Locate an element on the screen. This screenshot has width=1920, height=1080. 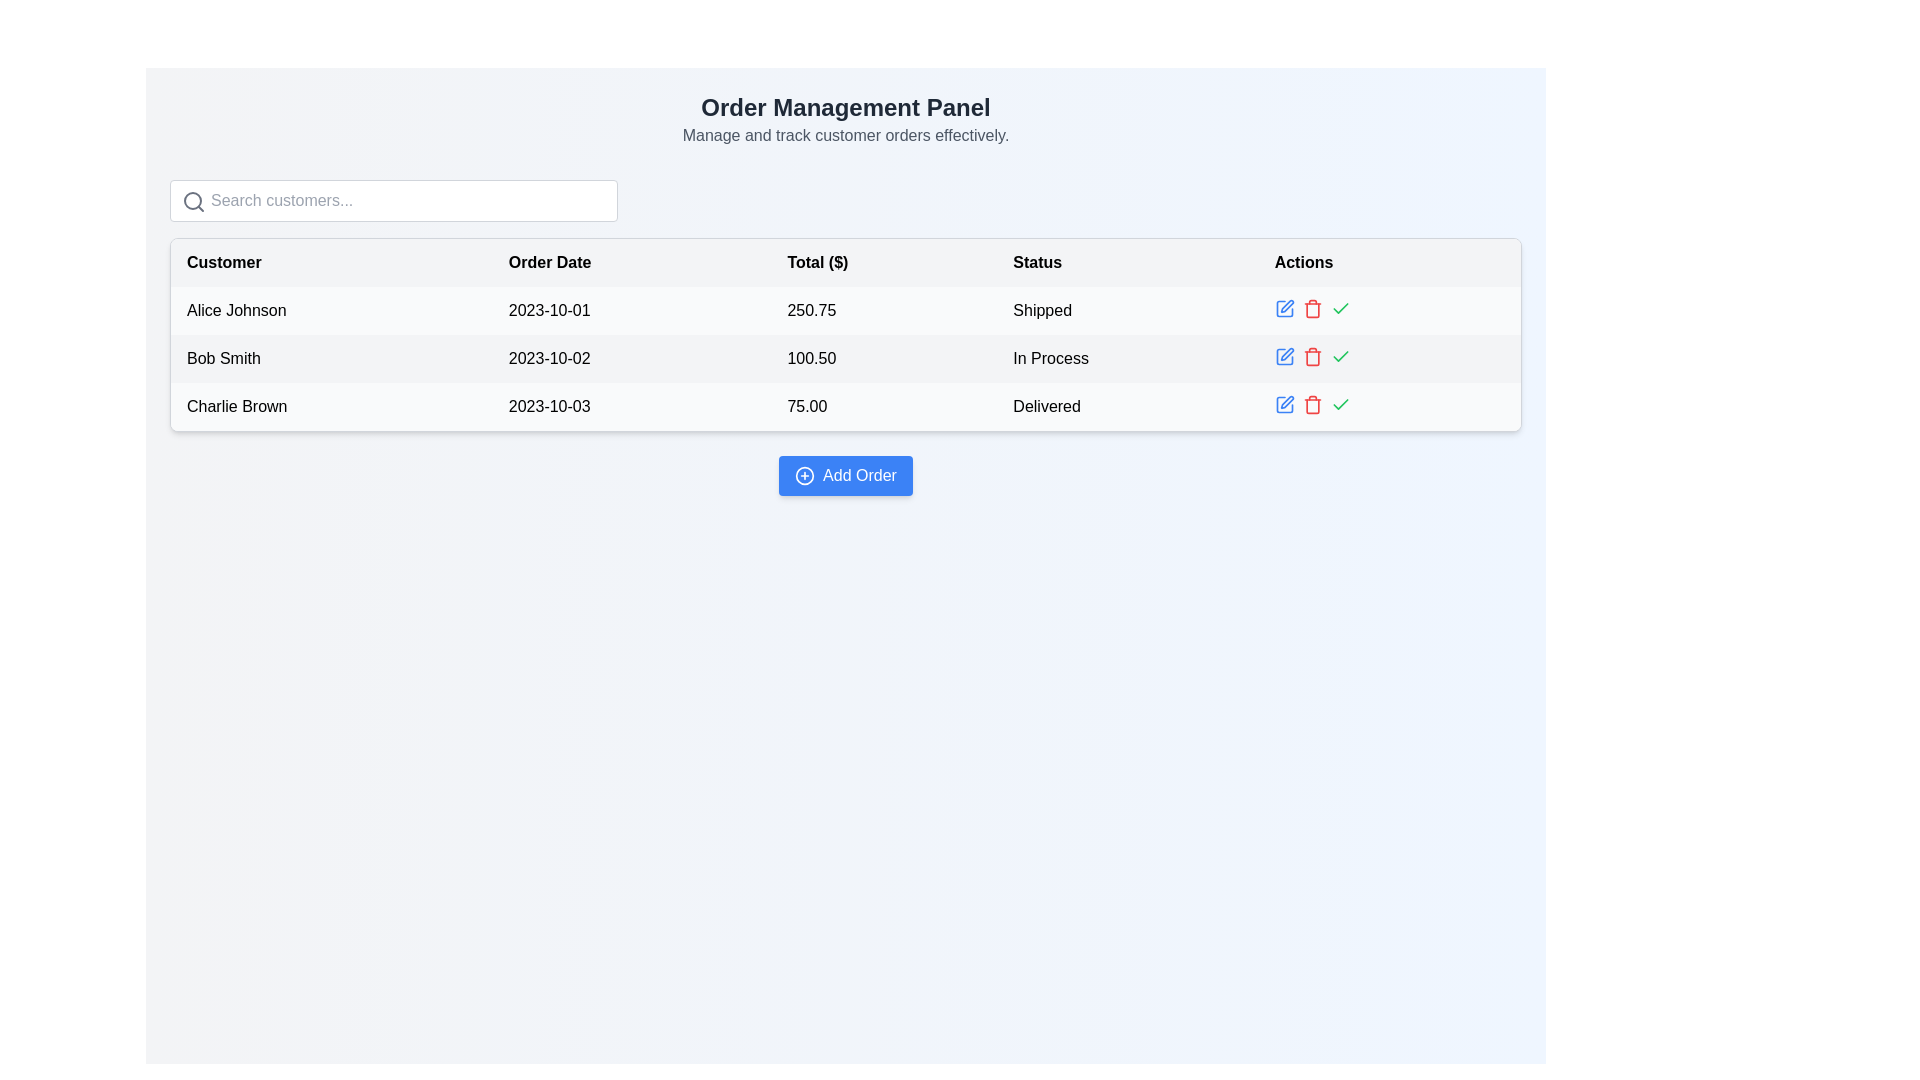
the blank separator element located in the 'Actions' column of the table, positioned to the right of the action icons for 'Alice Johnson' is located at coordinates (1388, 308).